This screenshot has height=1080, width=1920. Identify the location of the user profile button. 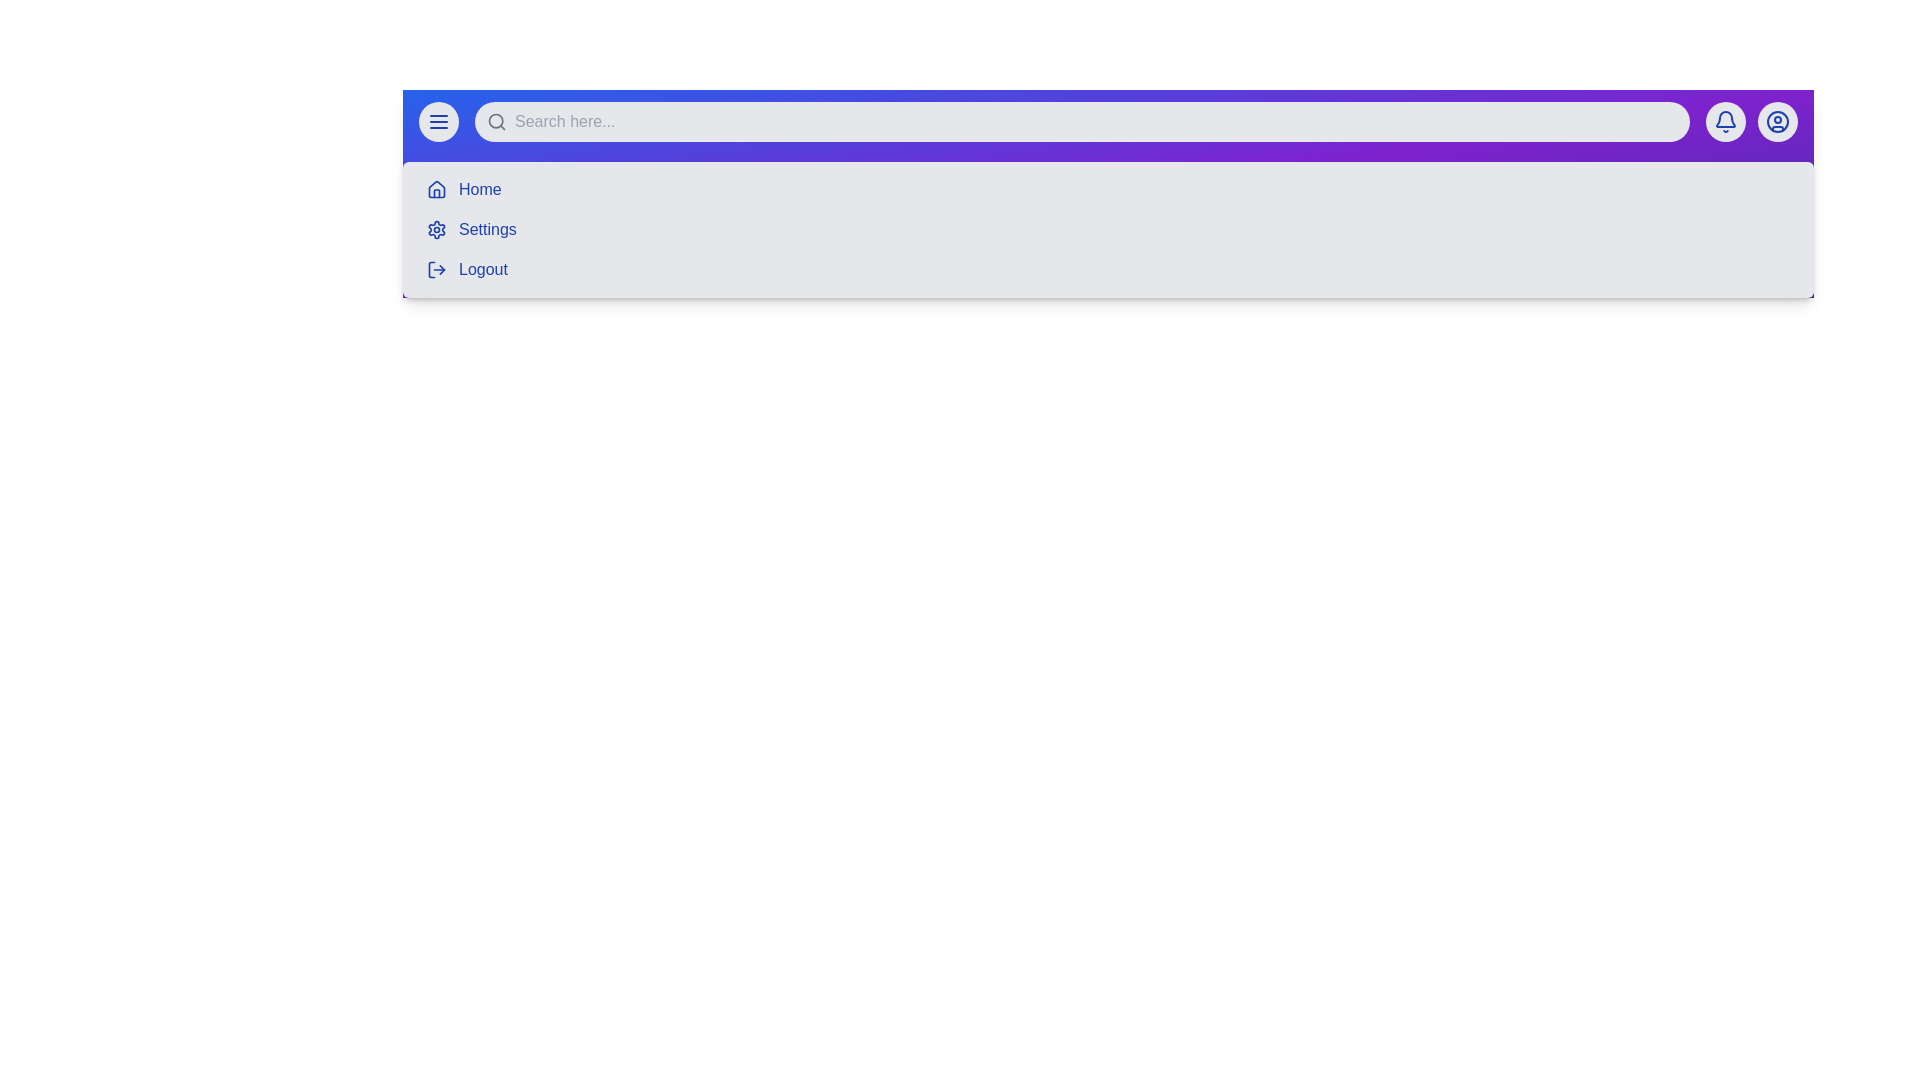
(1777, 122).